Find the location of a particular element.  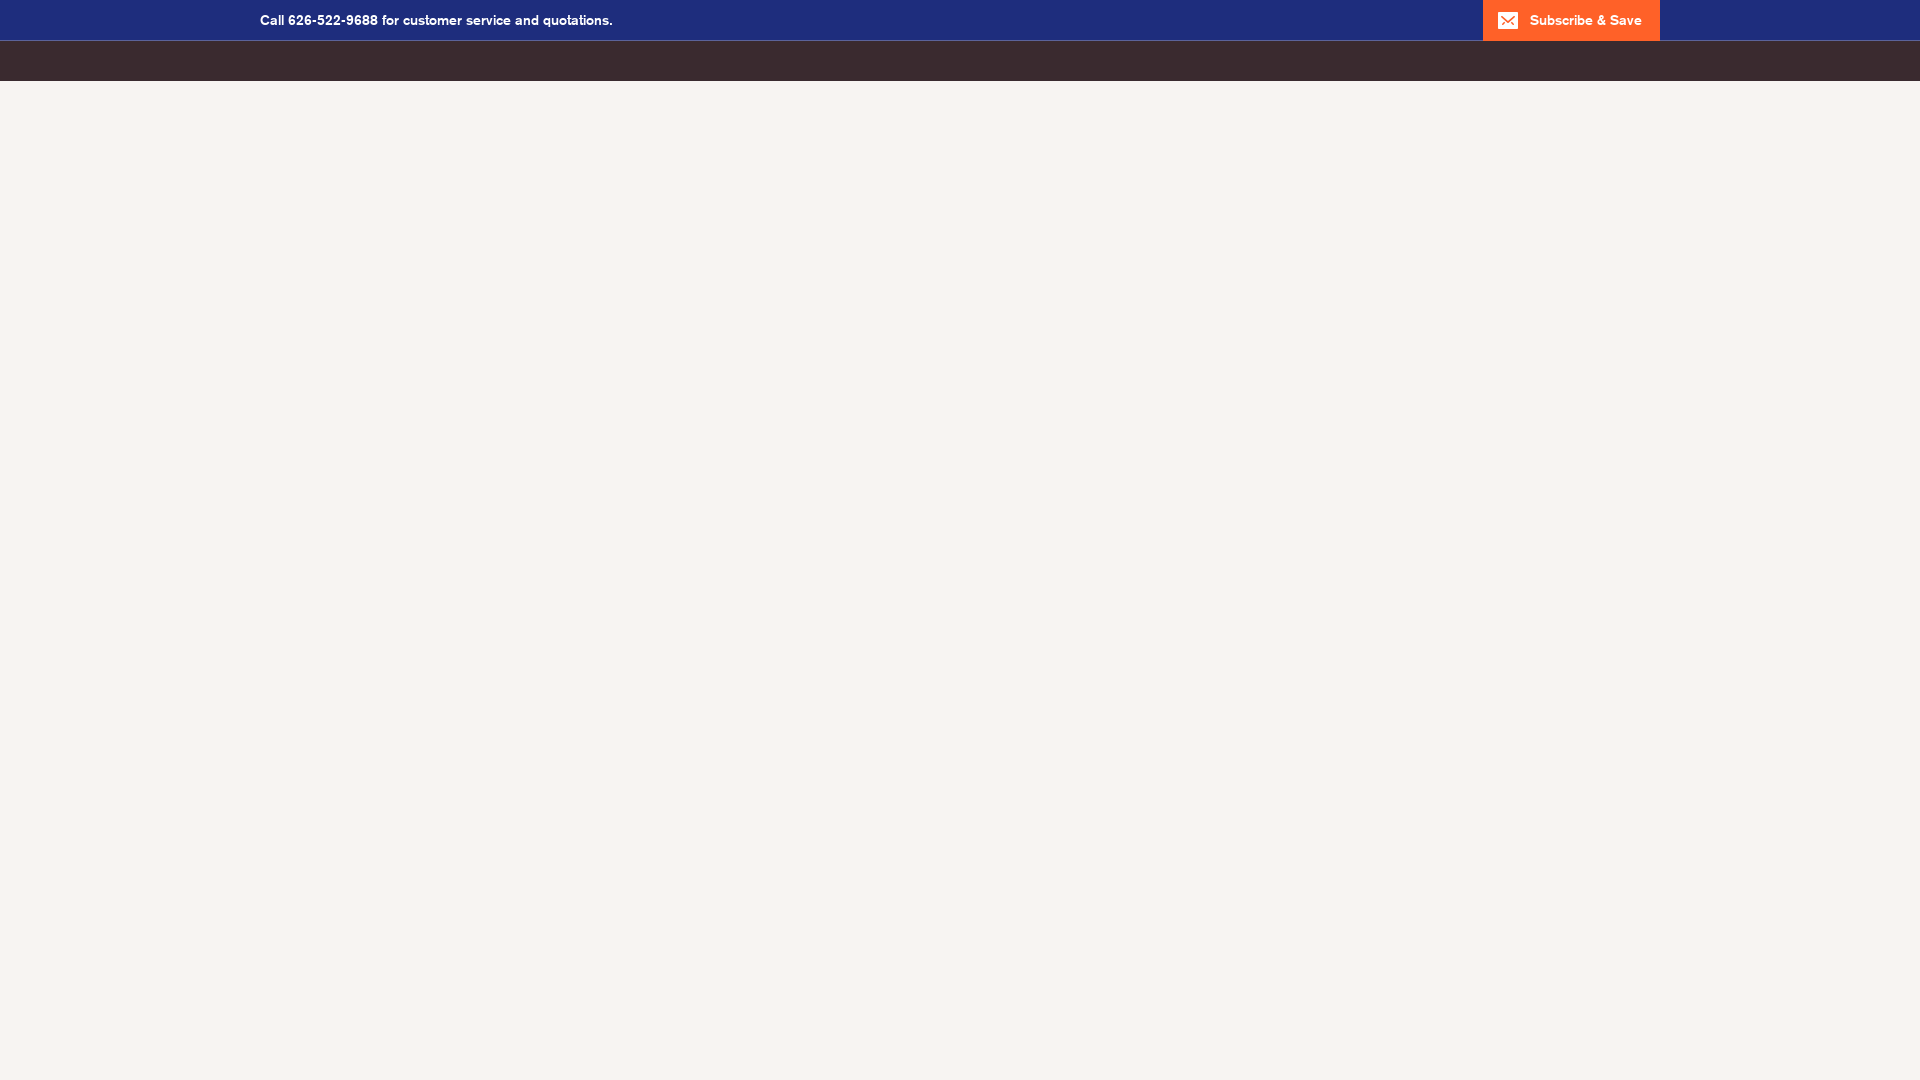

'Subscribe & Save' is located at coordinates (1570, 19).